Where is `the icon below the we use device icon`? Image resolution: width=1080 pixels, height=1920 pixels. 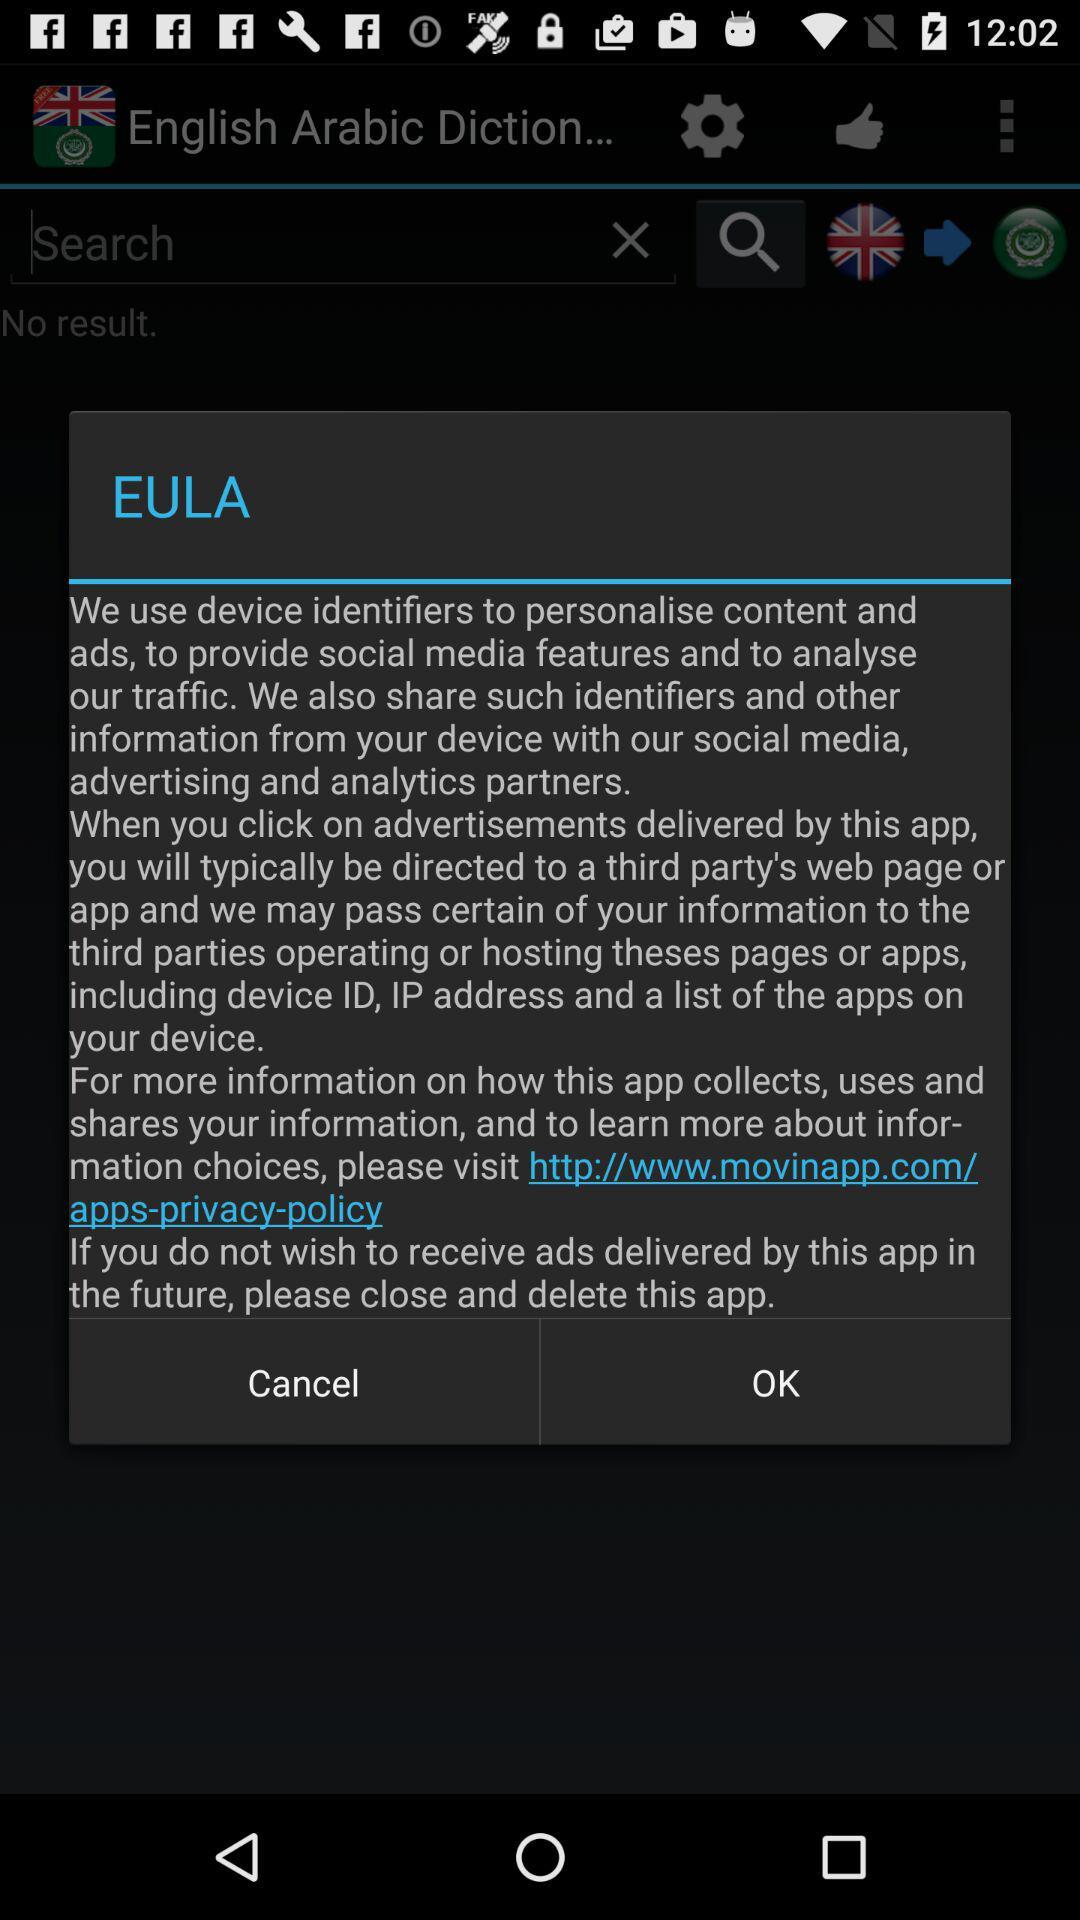
the icon below the we use device icon is located at coordinates (304, 1381).